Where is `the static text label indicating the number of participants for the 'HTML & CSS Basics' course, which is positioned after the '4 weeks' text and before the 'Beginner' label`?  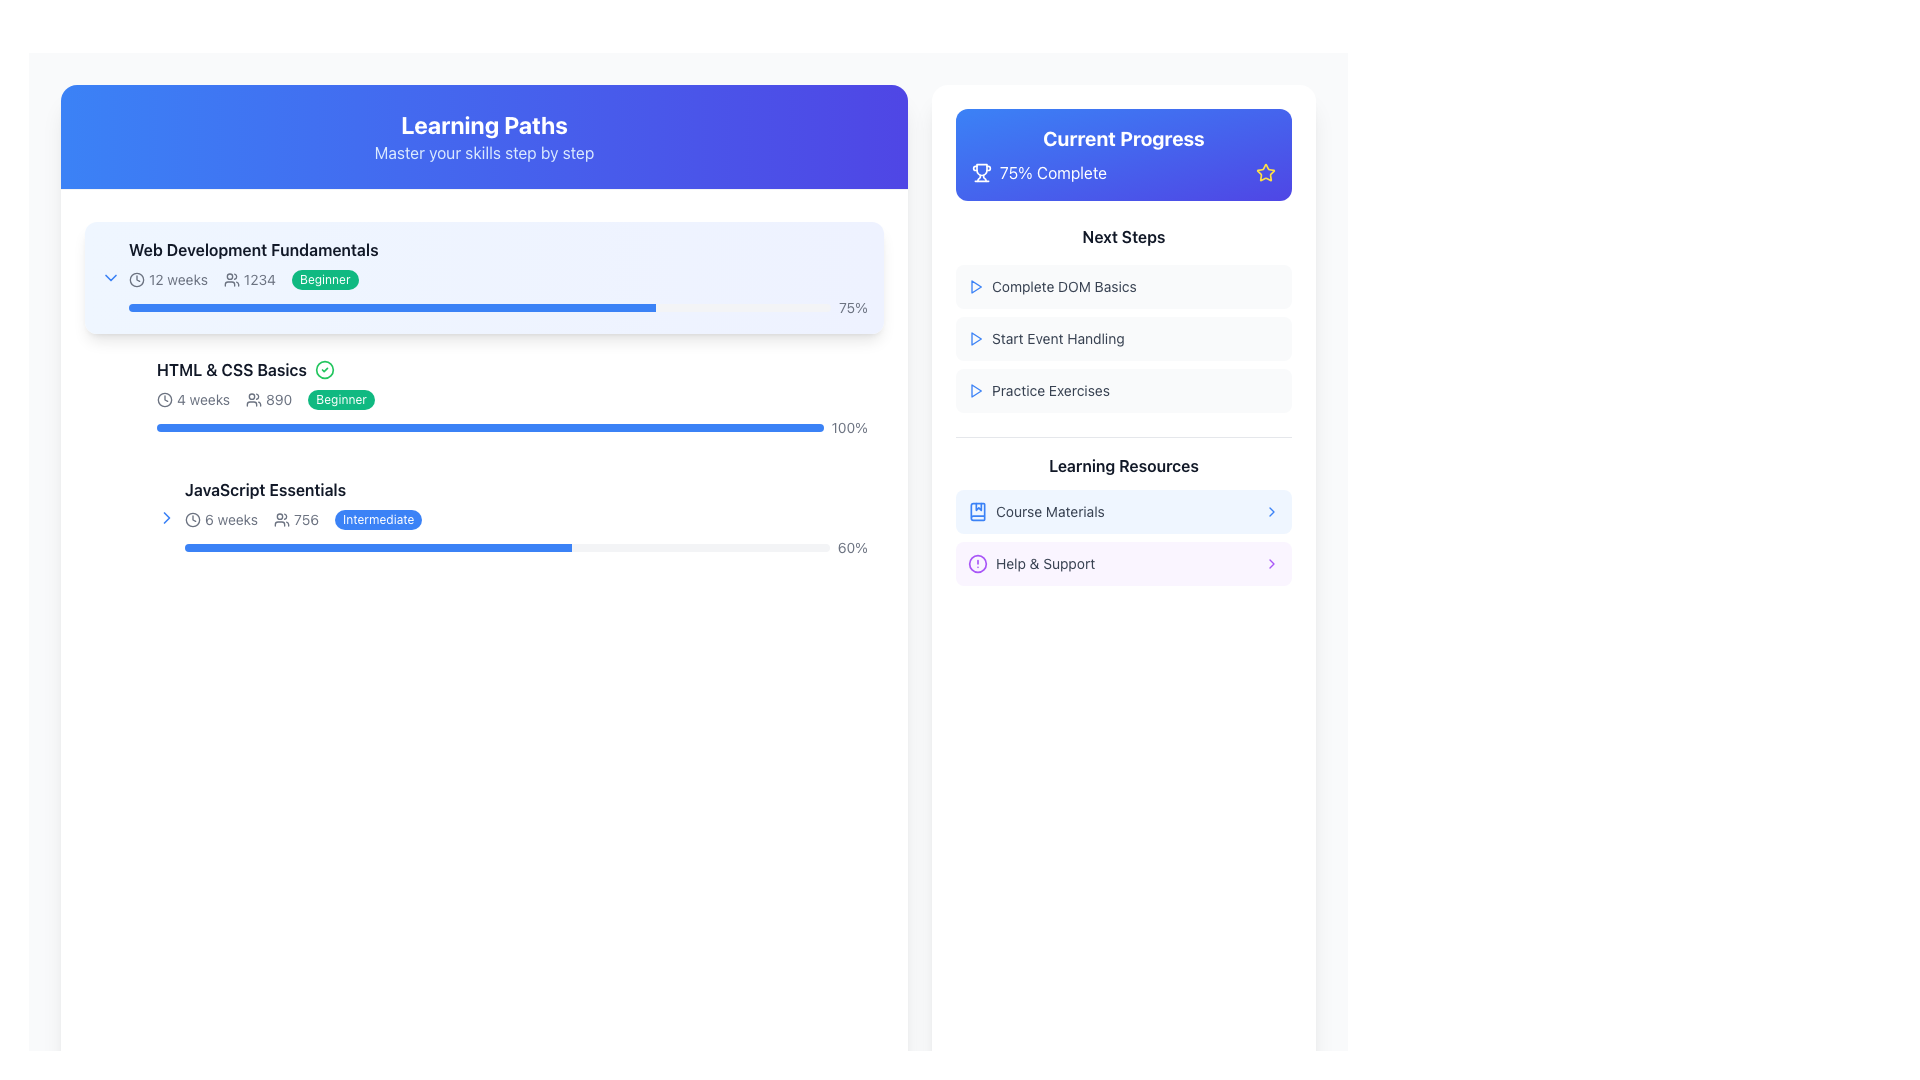 the static text label indicating the number of participants for the 'HTML & CSS Basics' course, which is positioned after the '4 weeks' text and before the 'Beginner' label is located at coordinates (268, 400).